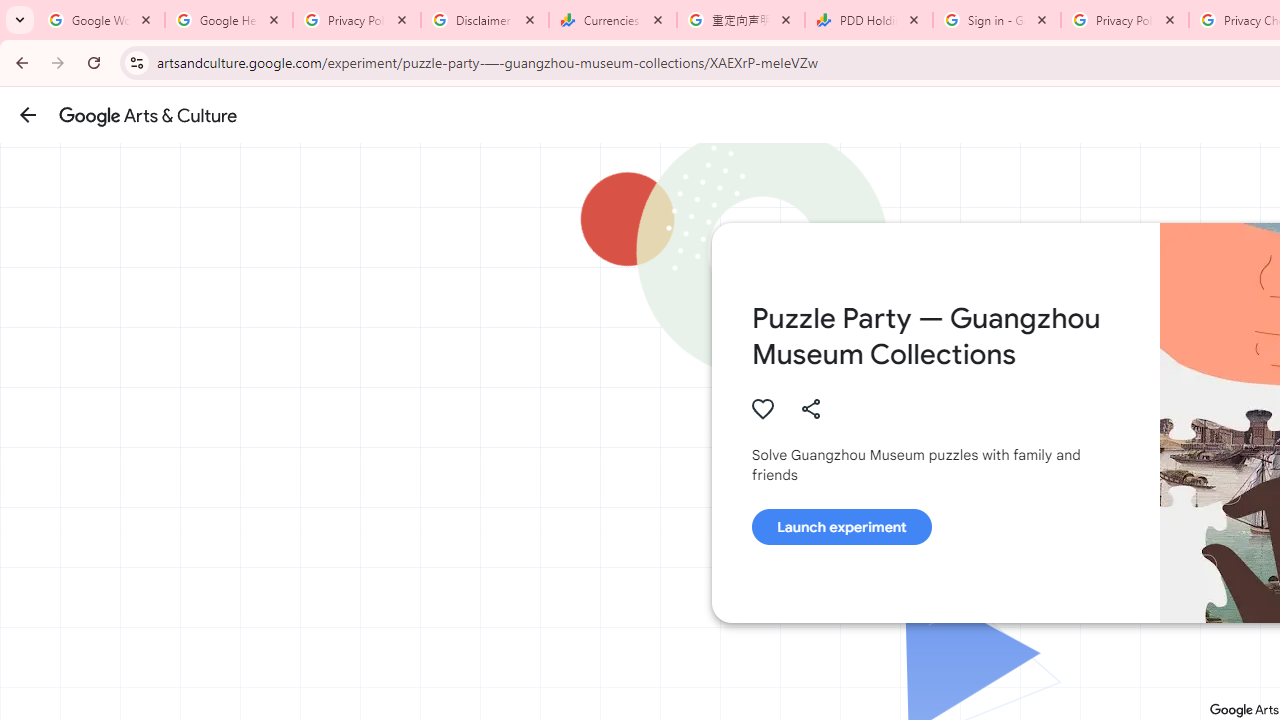  I want to click on 'PDD Holdings Inc - ADR (PDD) Price & News - Google Finance', so click(869, 20).